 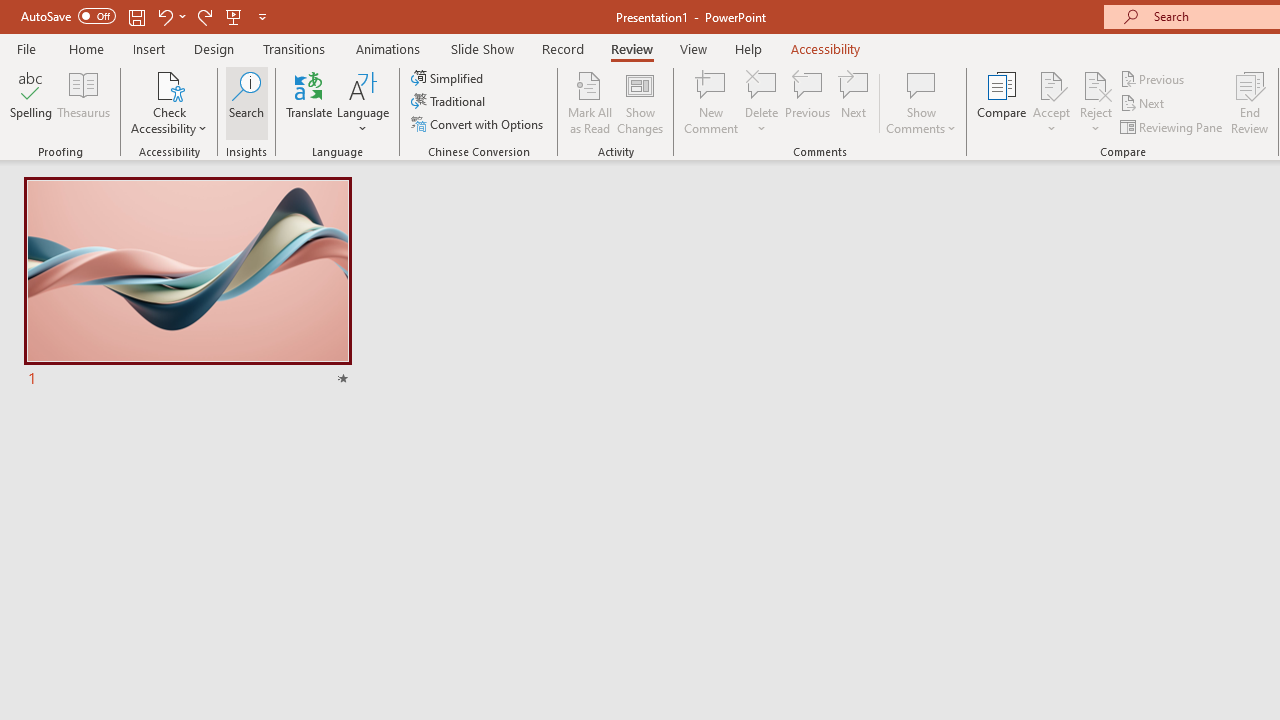 I want to click on 'Reviewing Pane', so click(x=1173, y=127).